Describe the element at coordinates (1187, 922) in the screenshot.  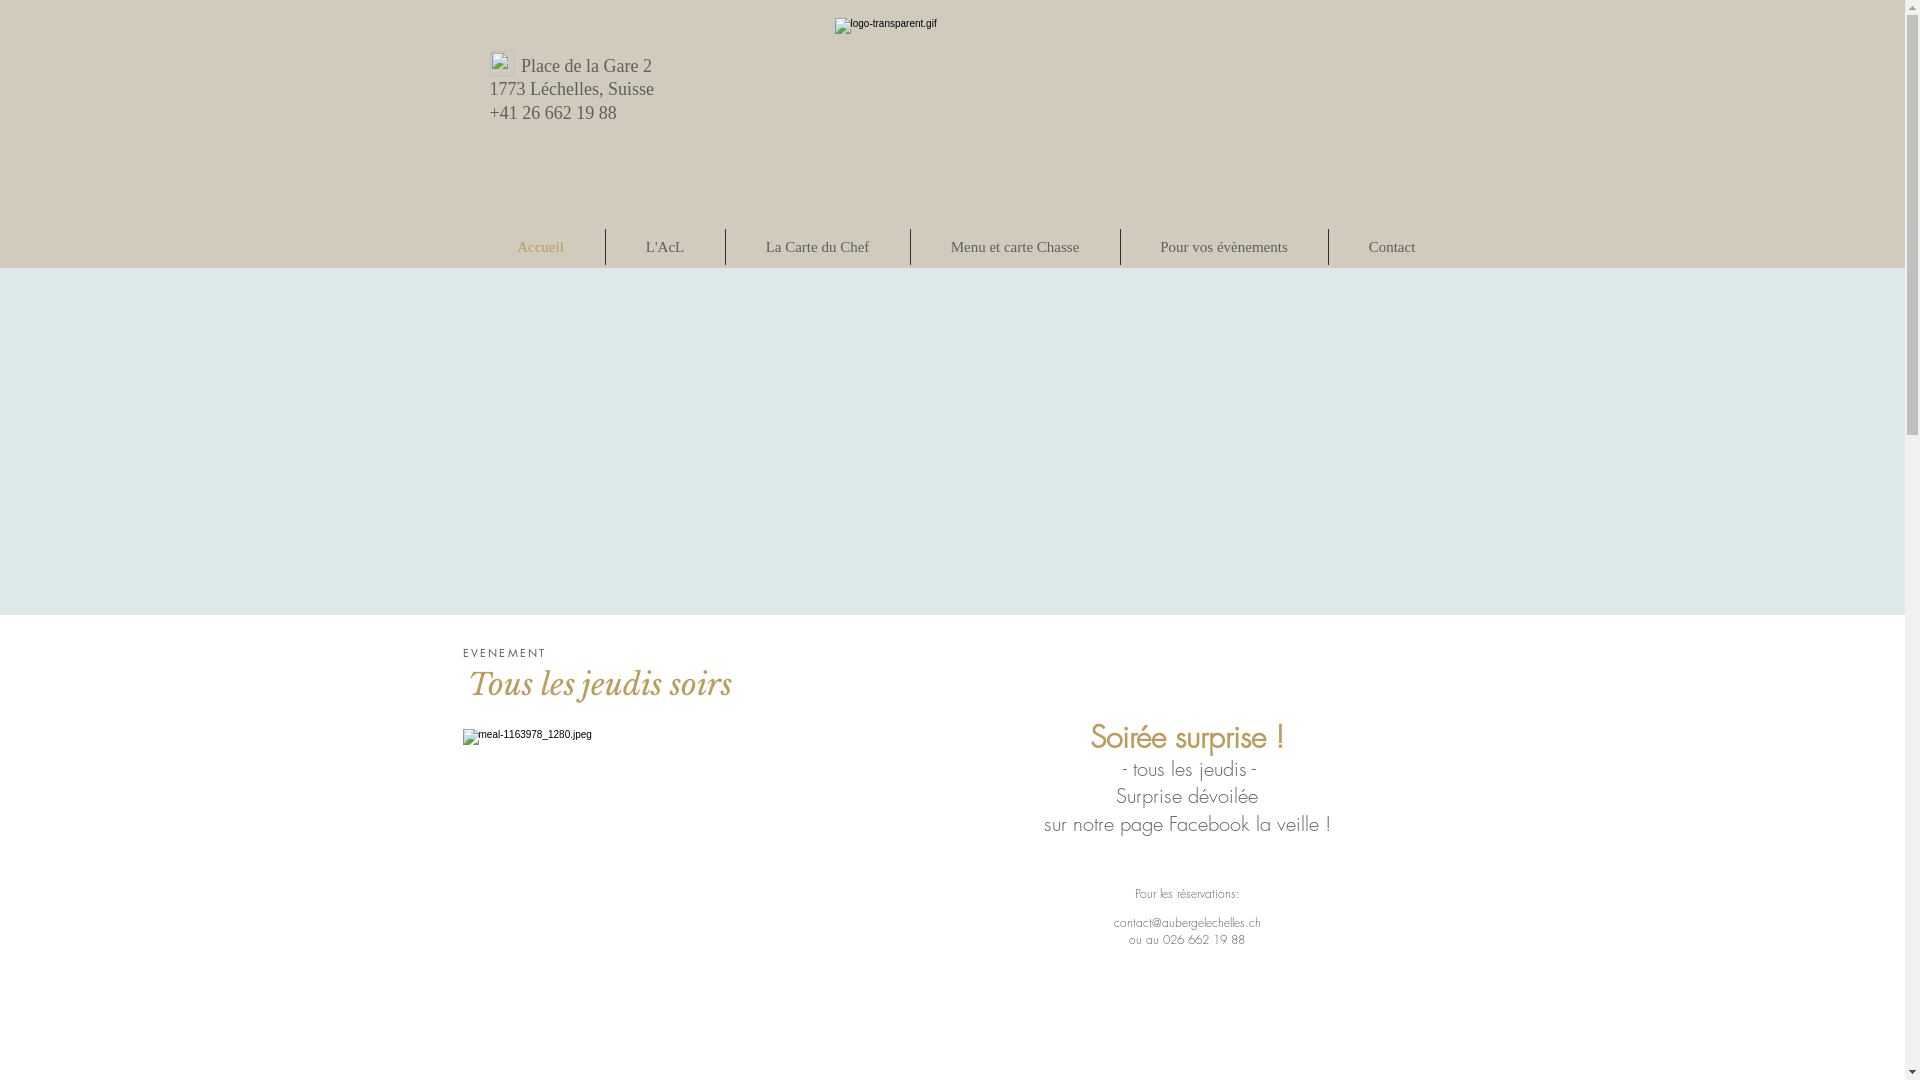
I see `'contact@aubergelechelles.ch'` at that location.